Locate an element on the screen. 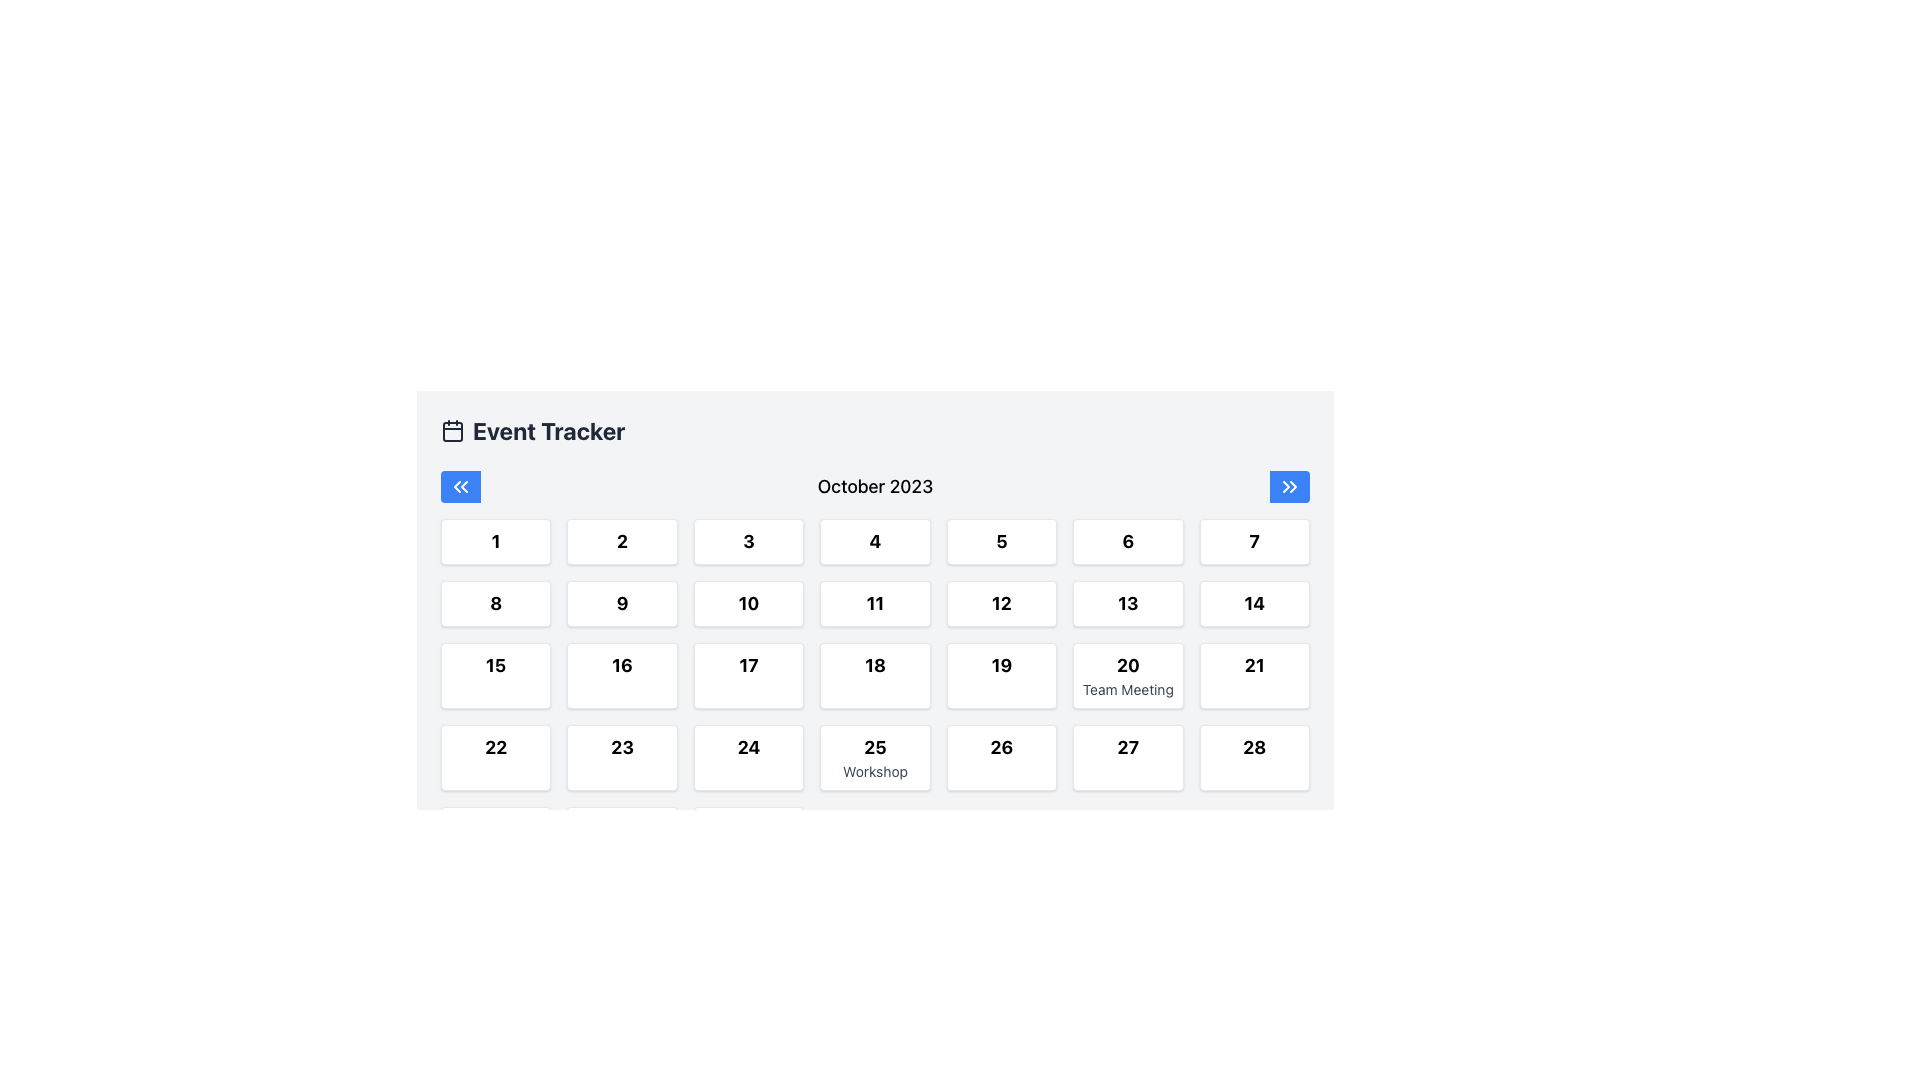  the bold text displaying the number '14' in the third row and fifth column of the calendar layout is located at coordinates (1253, 603).